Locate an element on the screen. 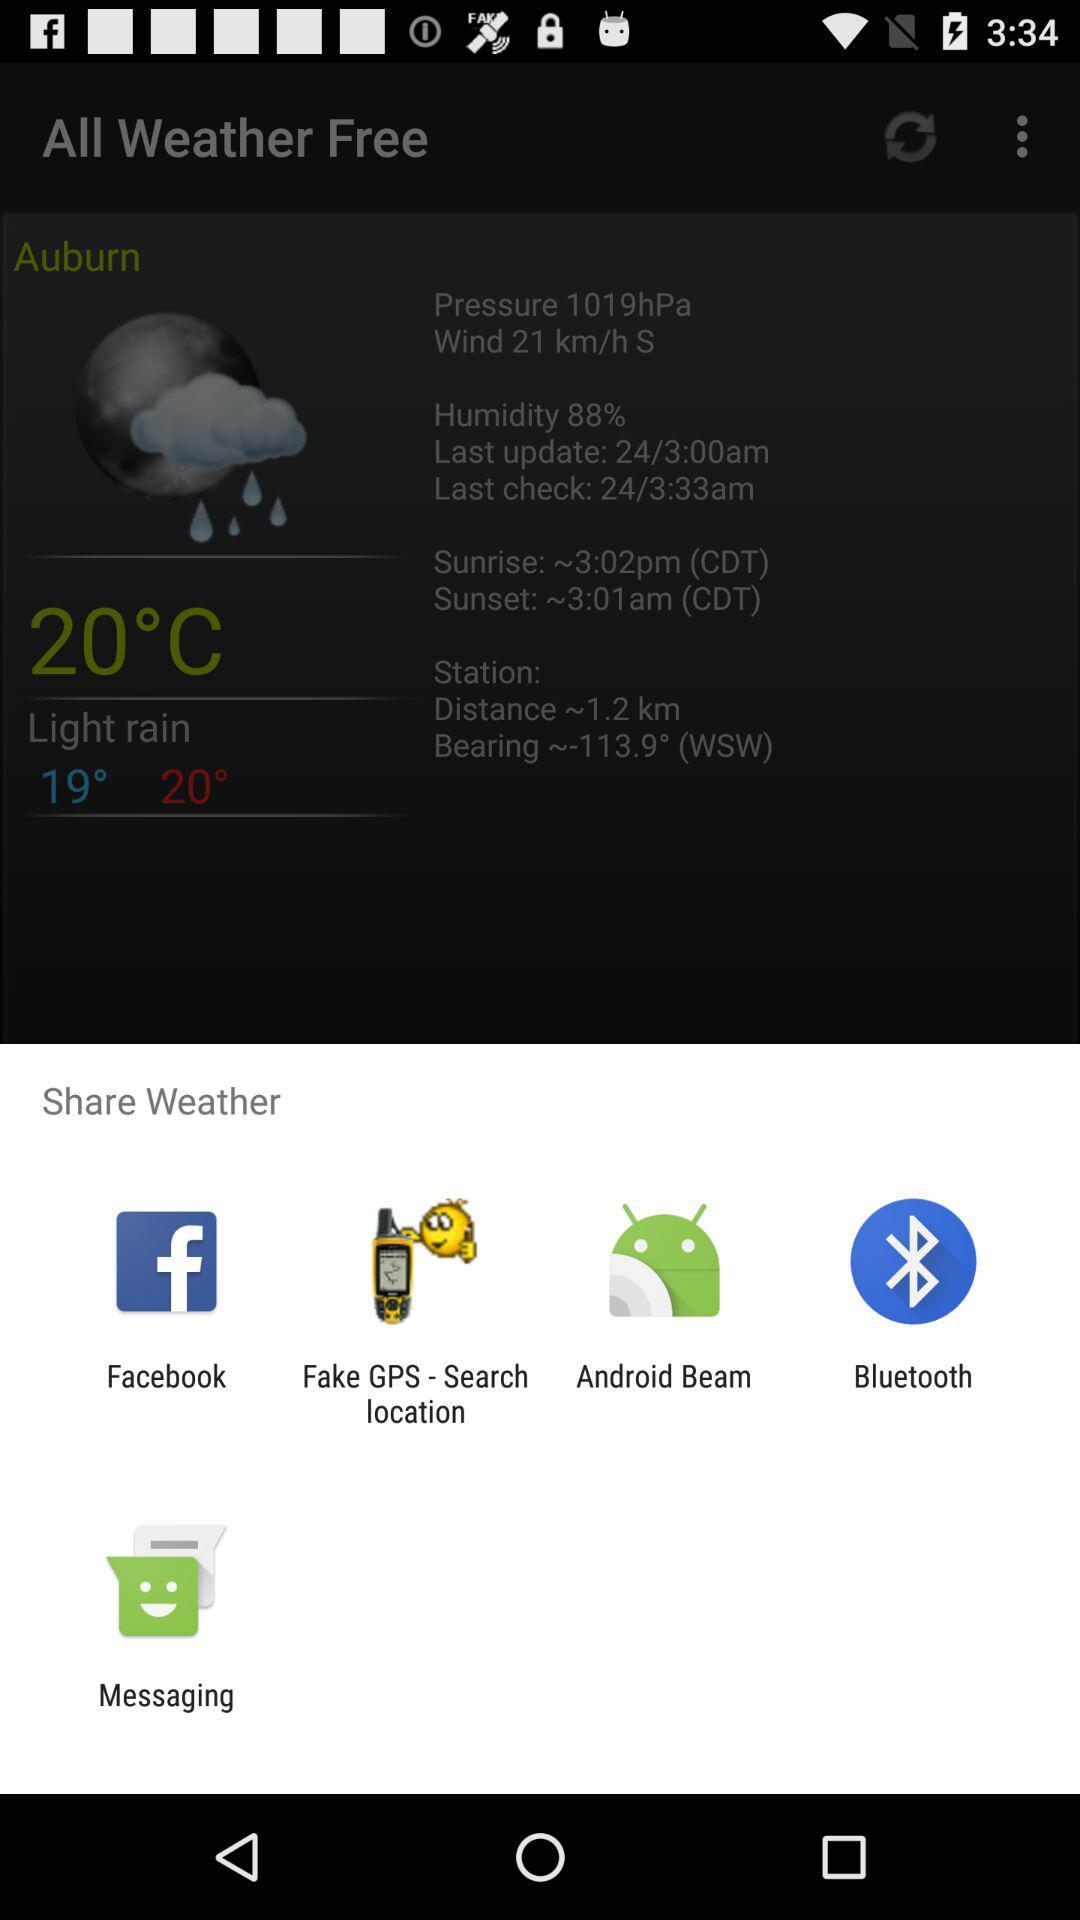  the item to the left of android beam app is located at coordinates (414, 1392).